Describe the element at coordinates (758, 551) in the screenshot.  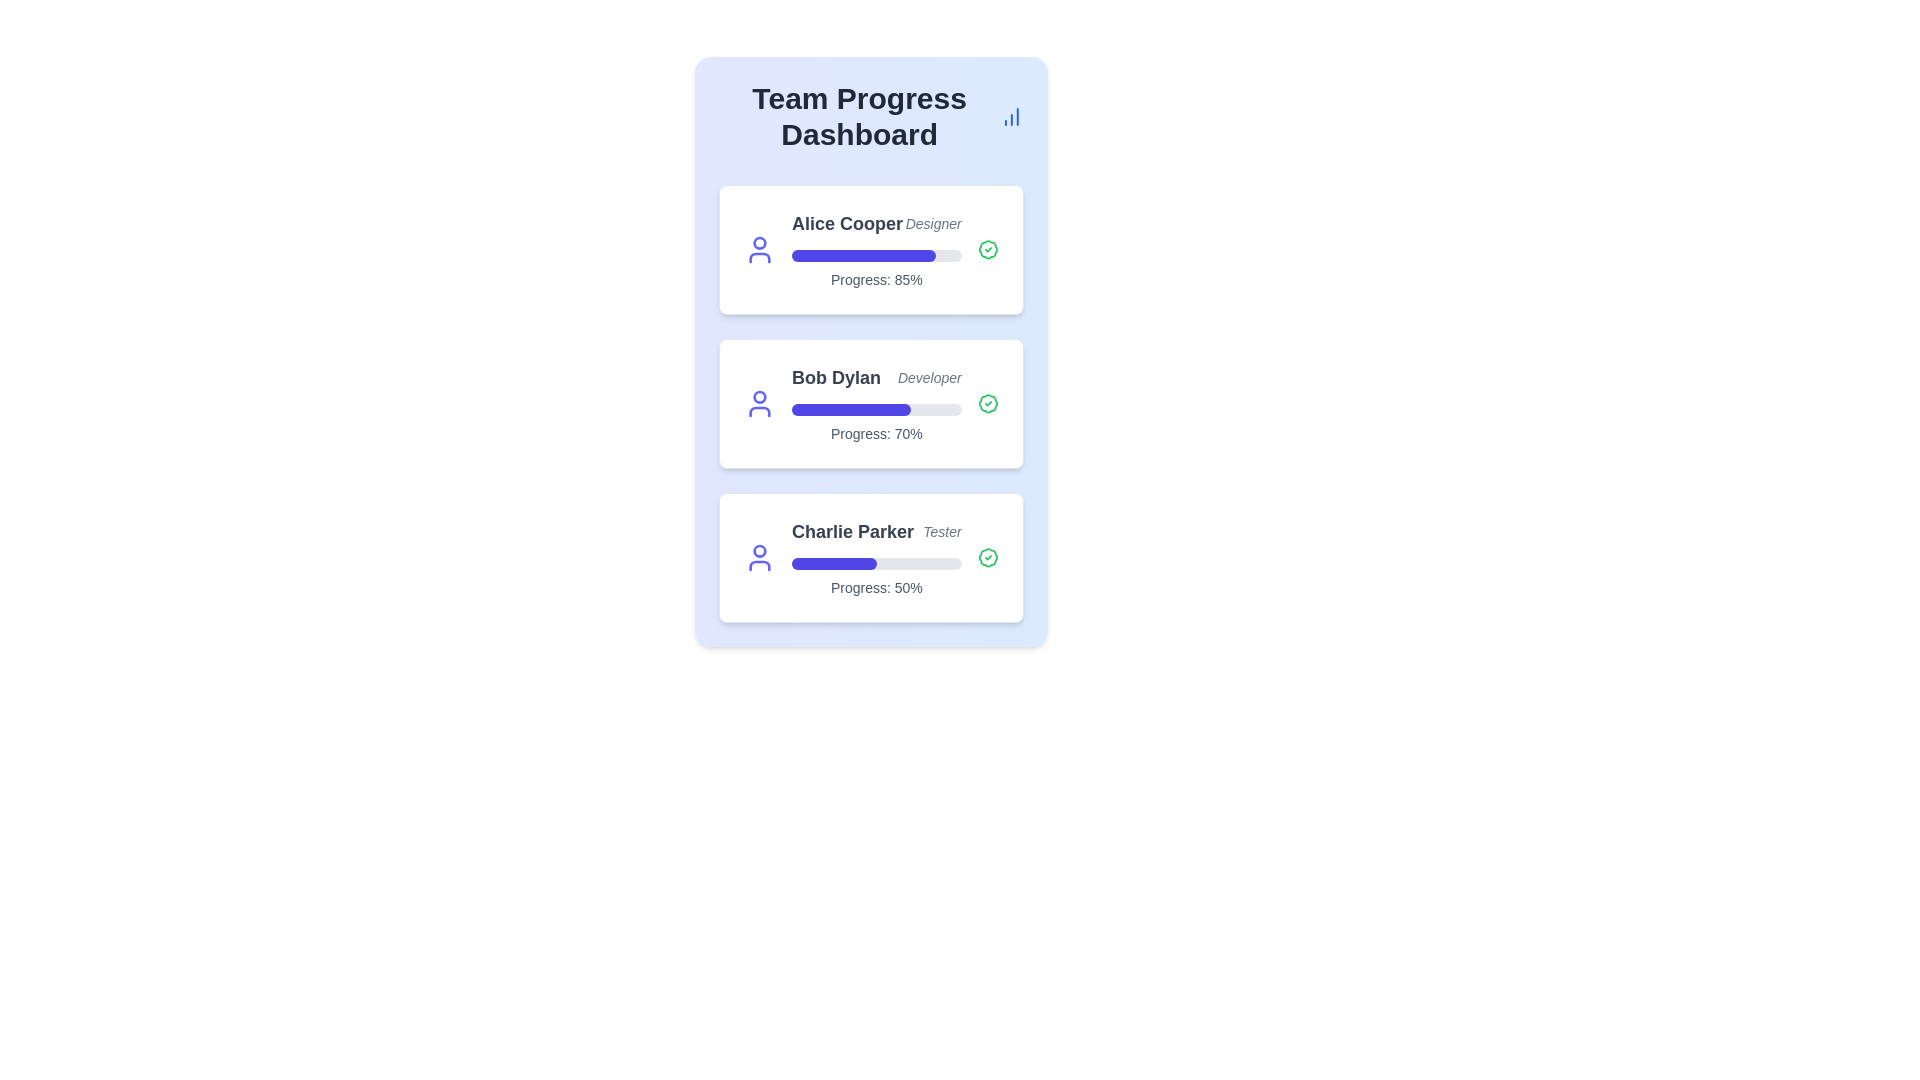
I see `the circular graphics element representing the head section of the user icon for 'Charlie Parker' in the user card` at that location.